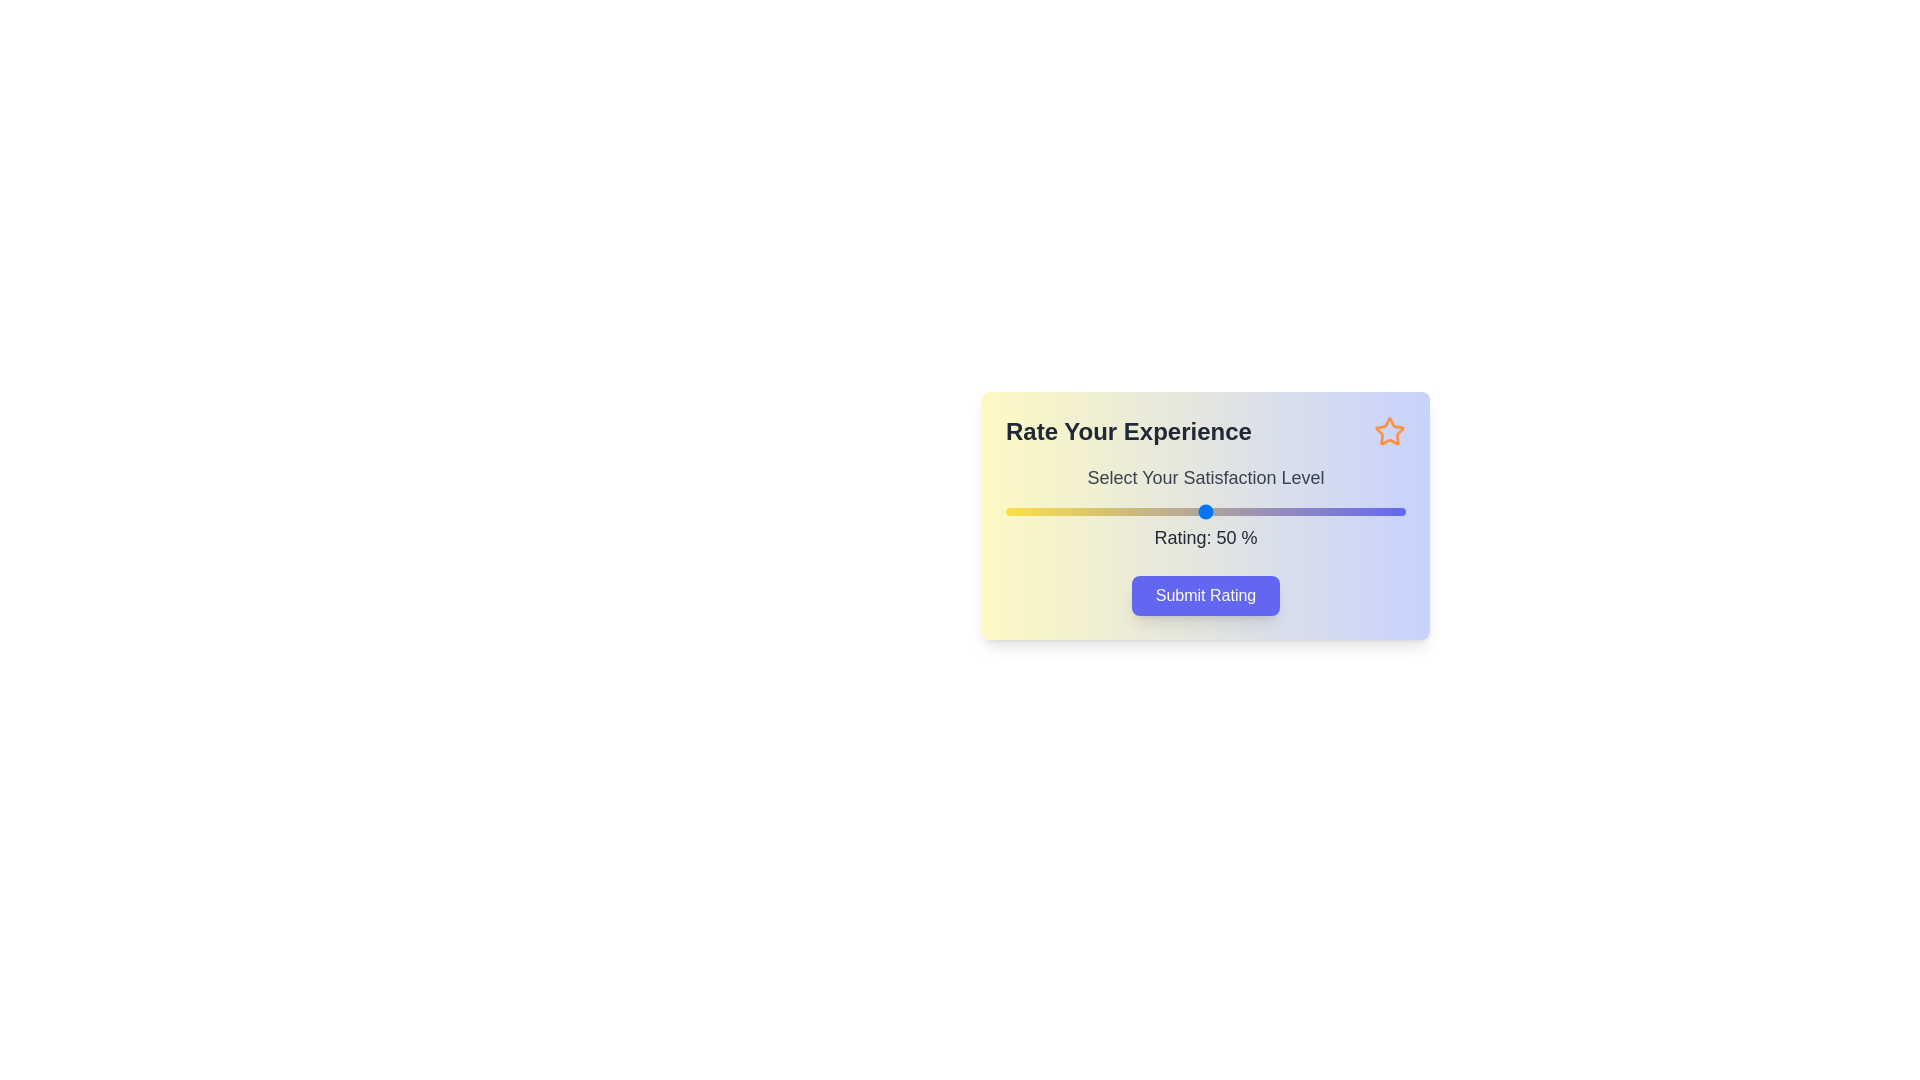  Describe the element at coordinates (1204, 595) in the screenshot. I see `the 'Submit Rating' button to submit the rating` at that location.